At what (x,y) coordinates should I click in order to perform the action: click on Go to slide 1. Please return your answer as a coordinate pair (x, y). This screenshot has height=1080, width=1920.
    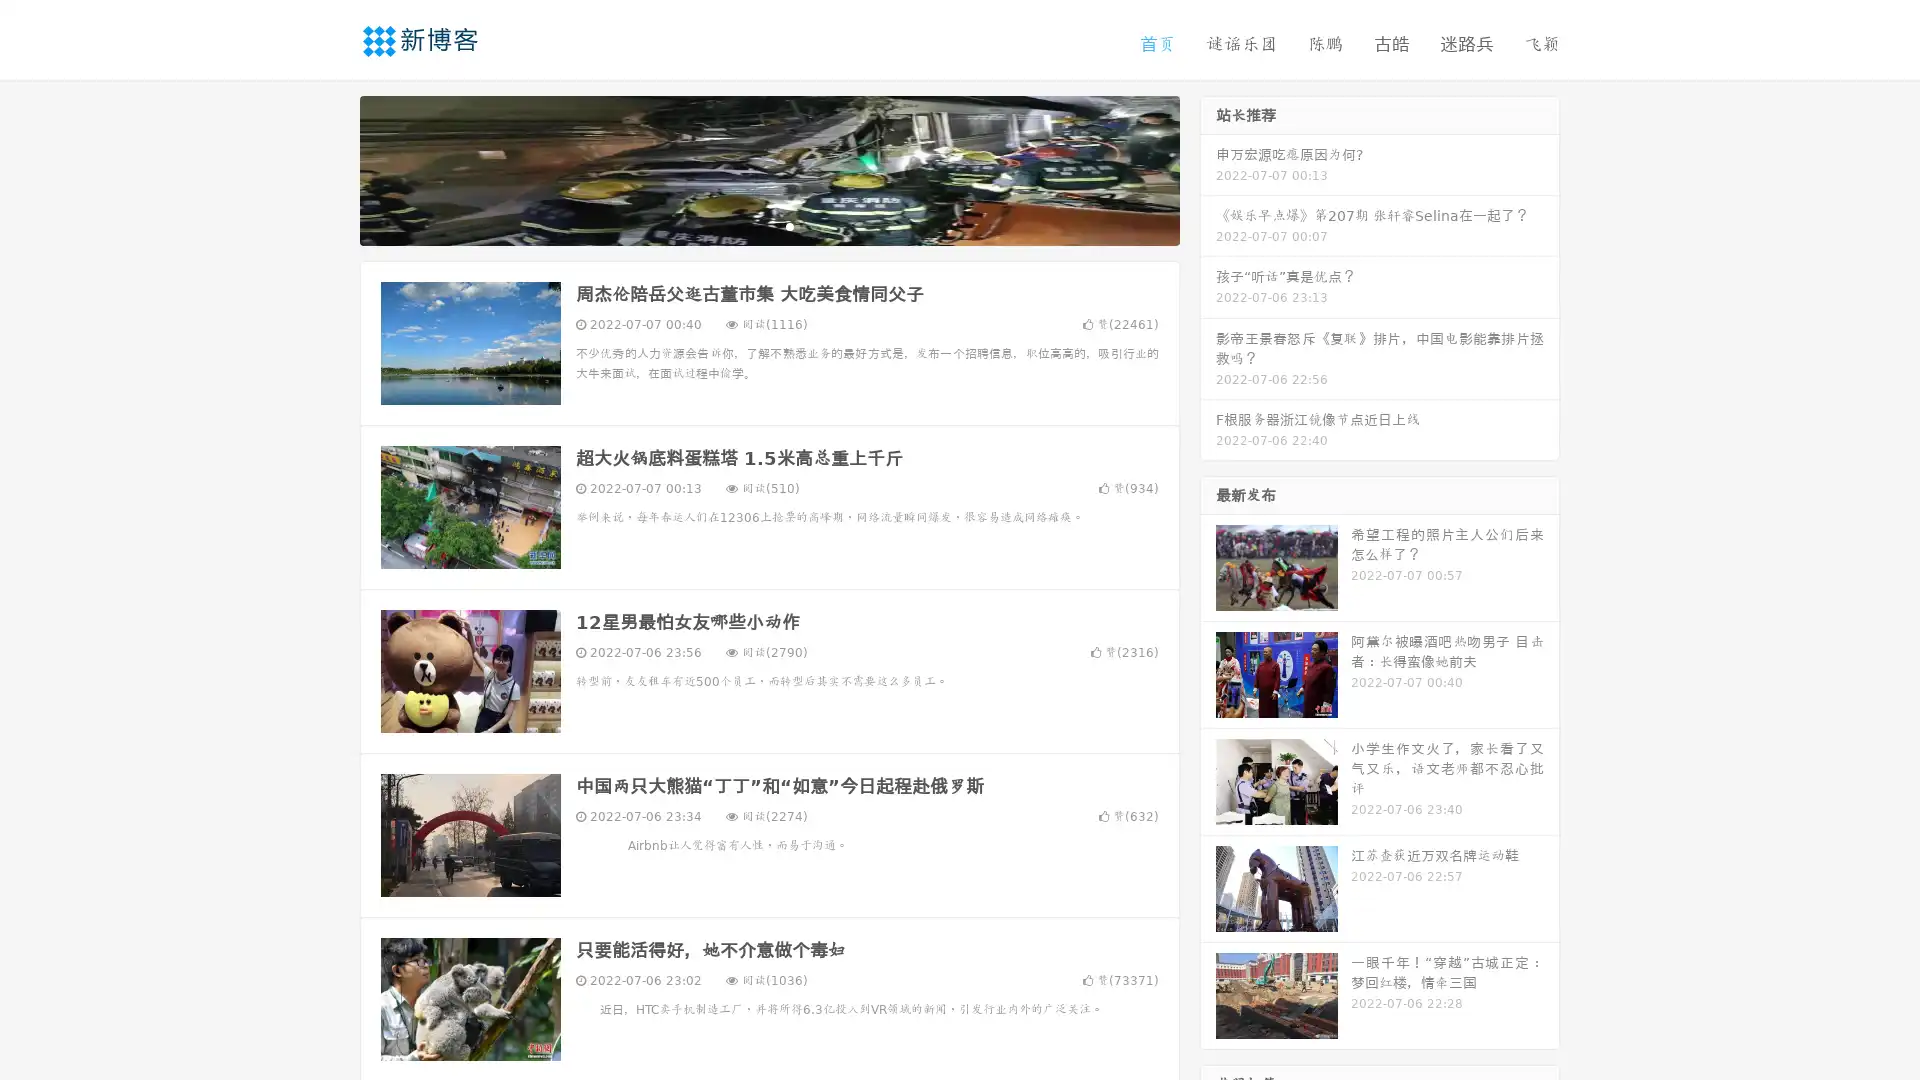
    Looking at the image, I should click on (748, 225).